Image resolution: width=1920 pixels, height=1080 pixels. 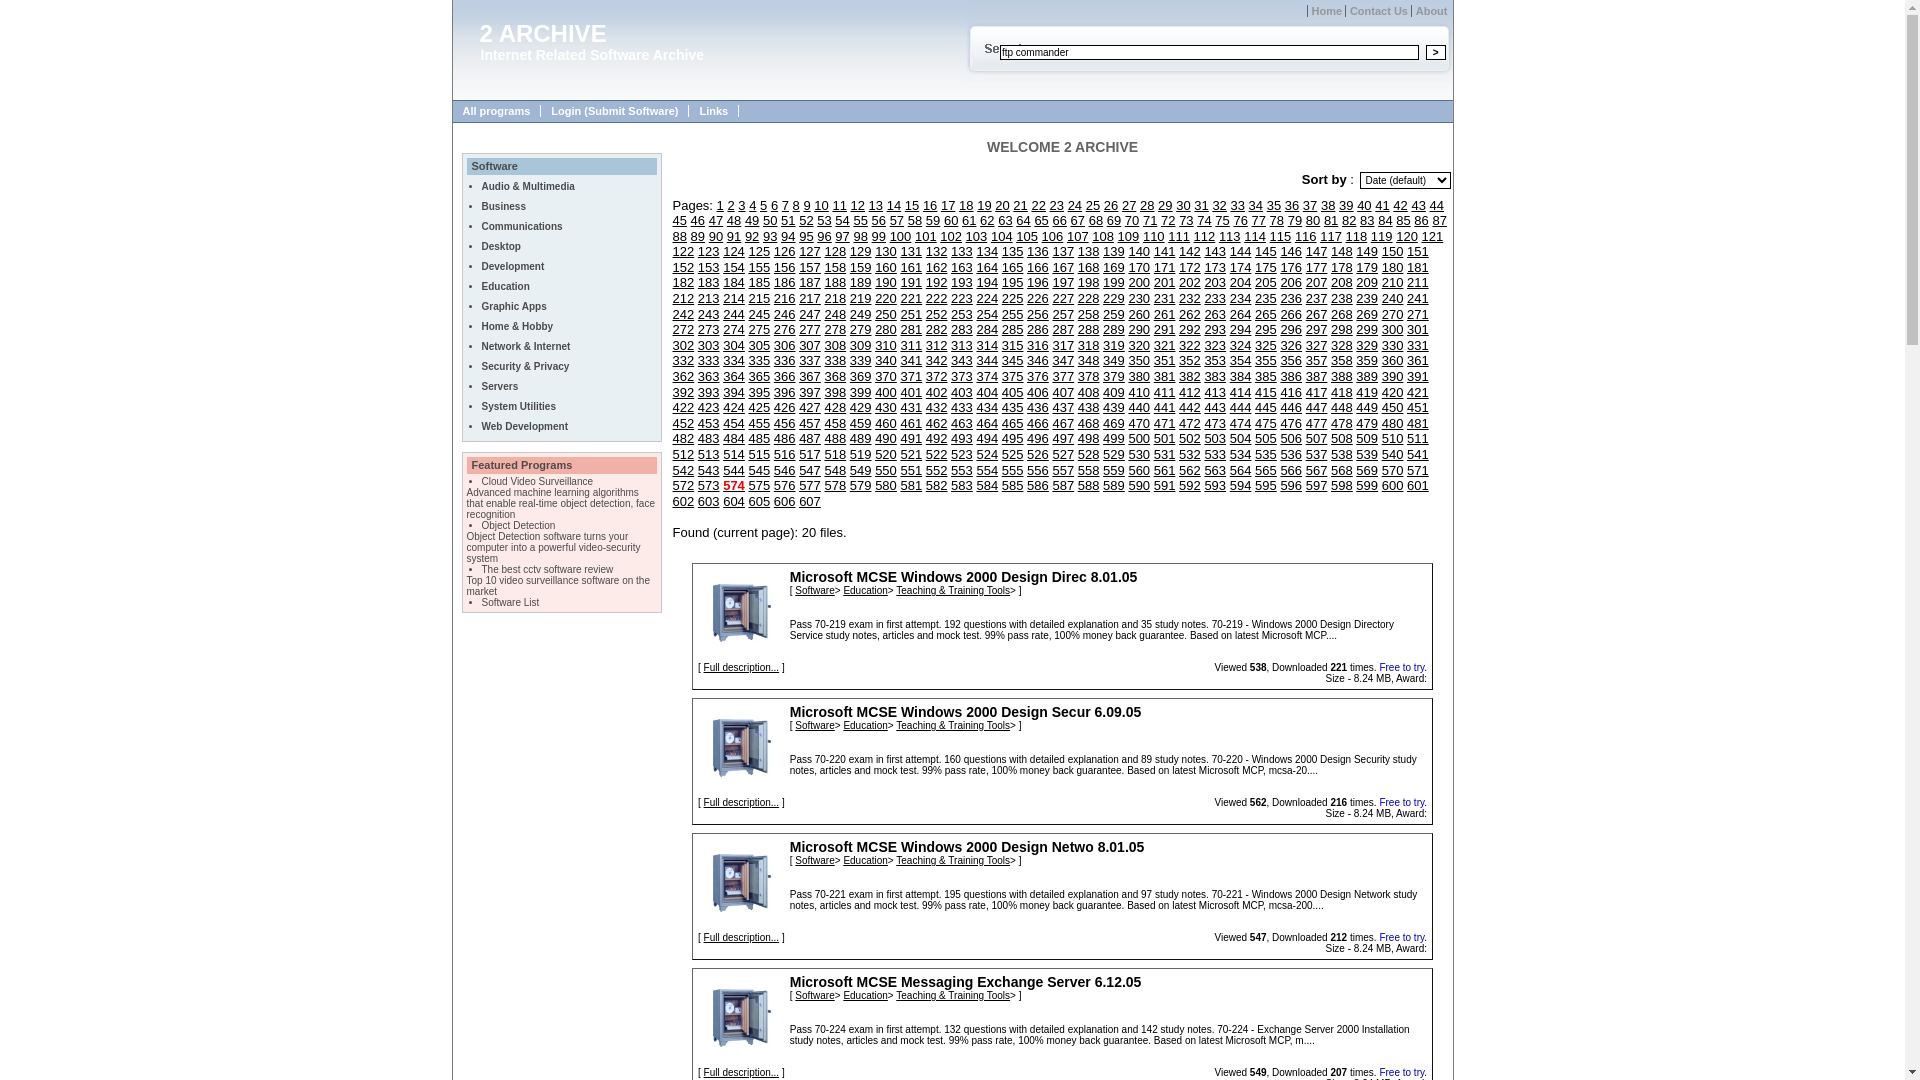 What do you see at coordinates (709, 392) in the screenshot?
I see `'393'` at bounding box center [709, 392].